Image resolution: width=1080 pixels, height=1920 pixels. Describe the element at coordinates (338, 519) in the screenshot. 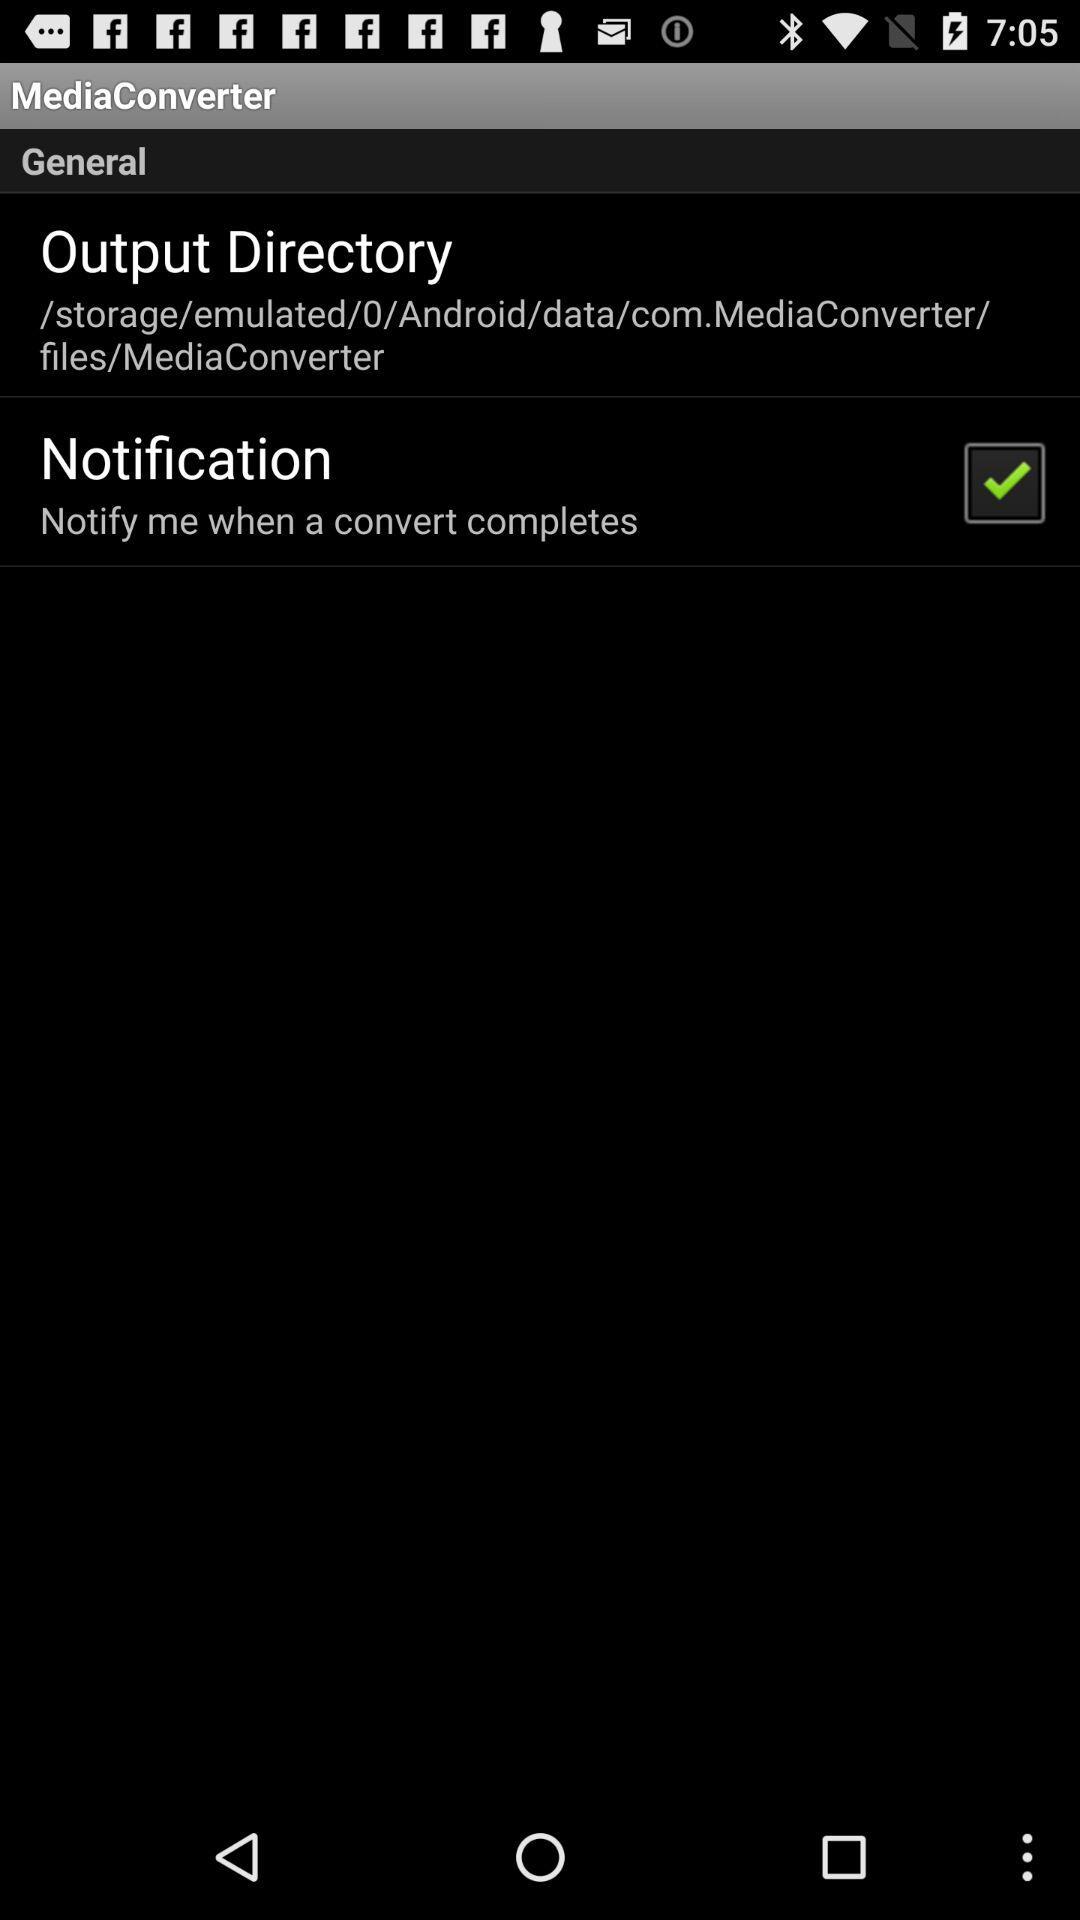

I see `the notify me when item` at that location.